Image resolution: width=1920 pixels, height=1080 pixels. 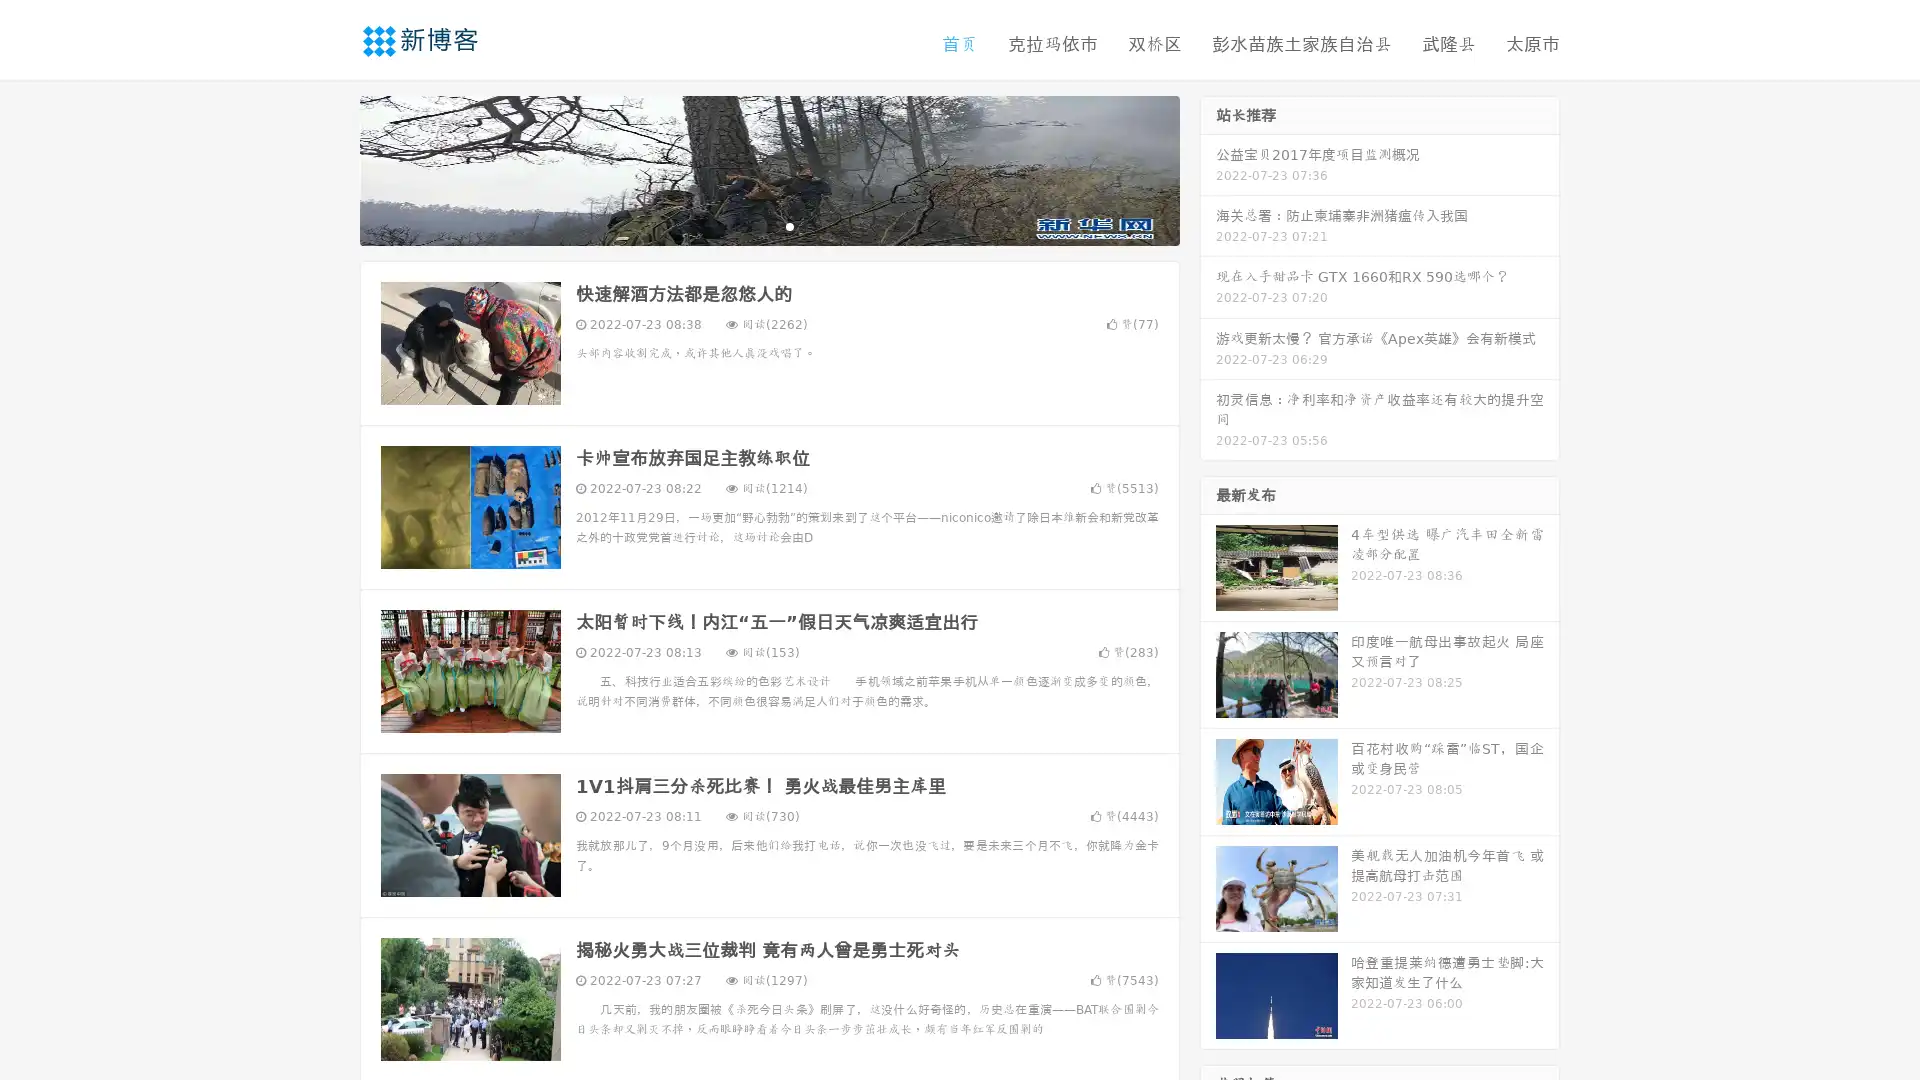 I want to click on Go to slide 3, so click(x=789, y=225).